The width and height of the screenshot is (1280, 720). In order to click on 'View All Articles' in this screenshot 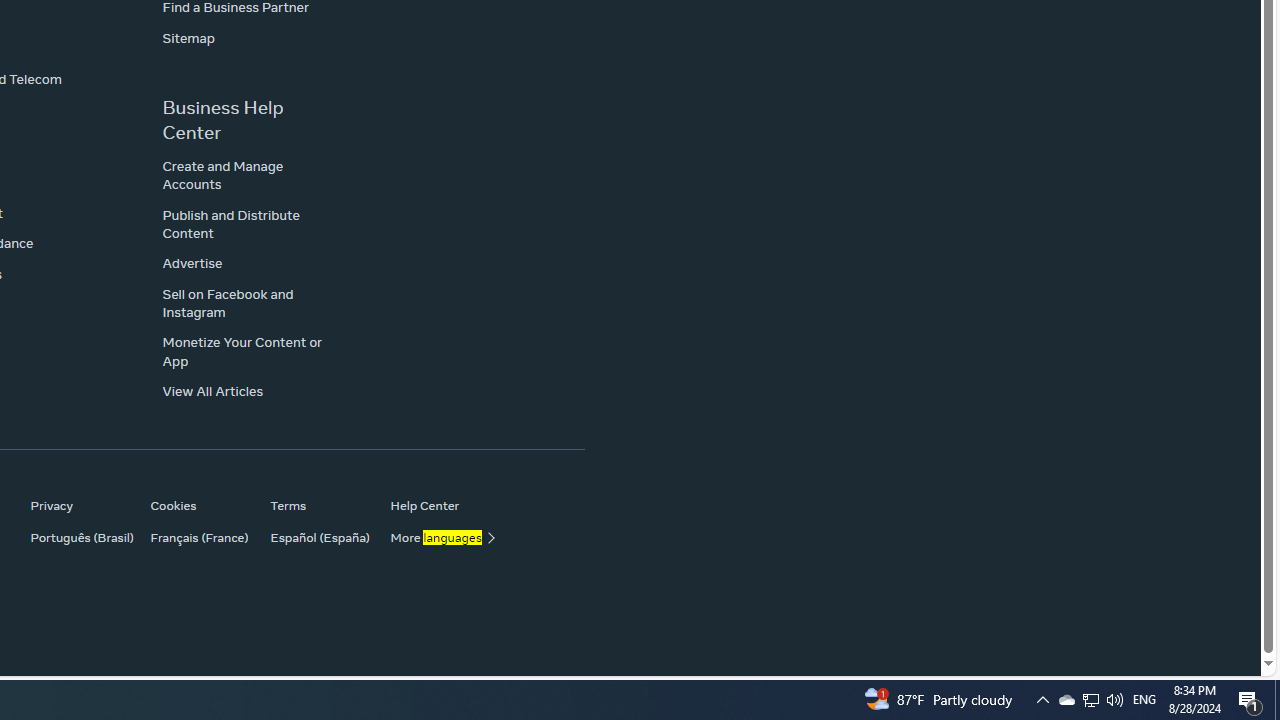, I will do `click(213, 391)`.